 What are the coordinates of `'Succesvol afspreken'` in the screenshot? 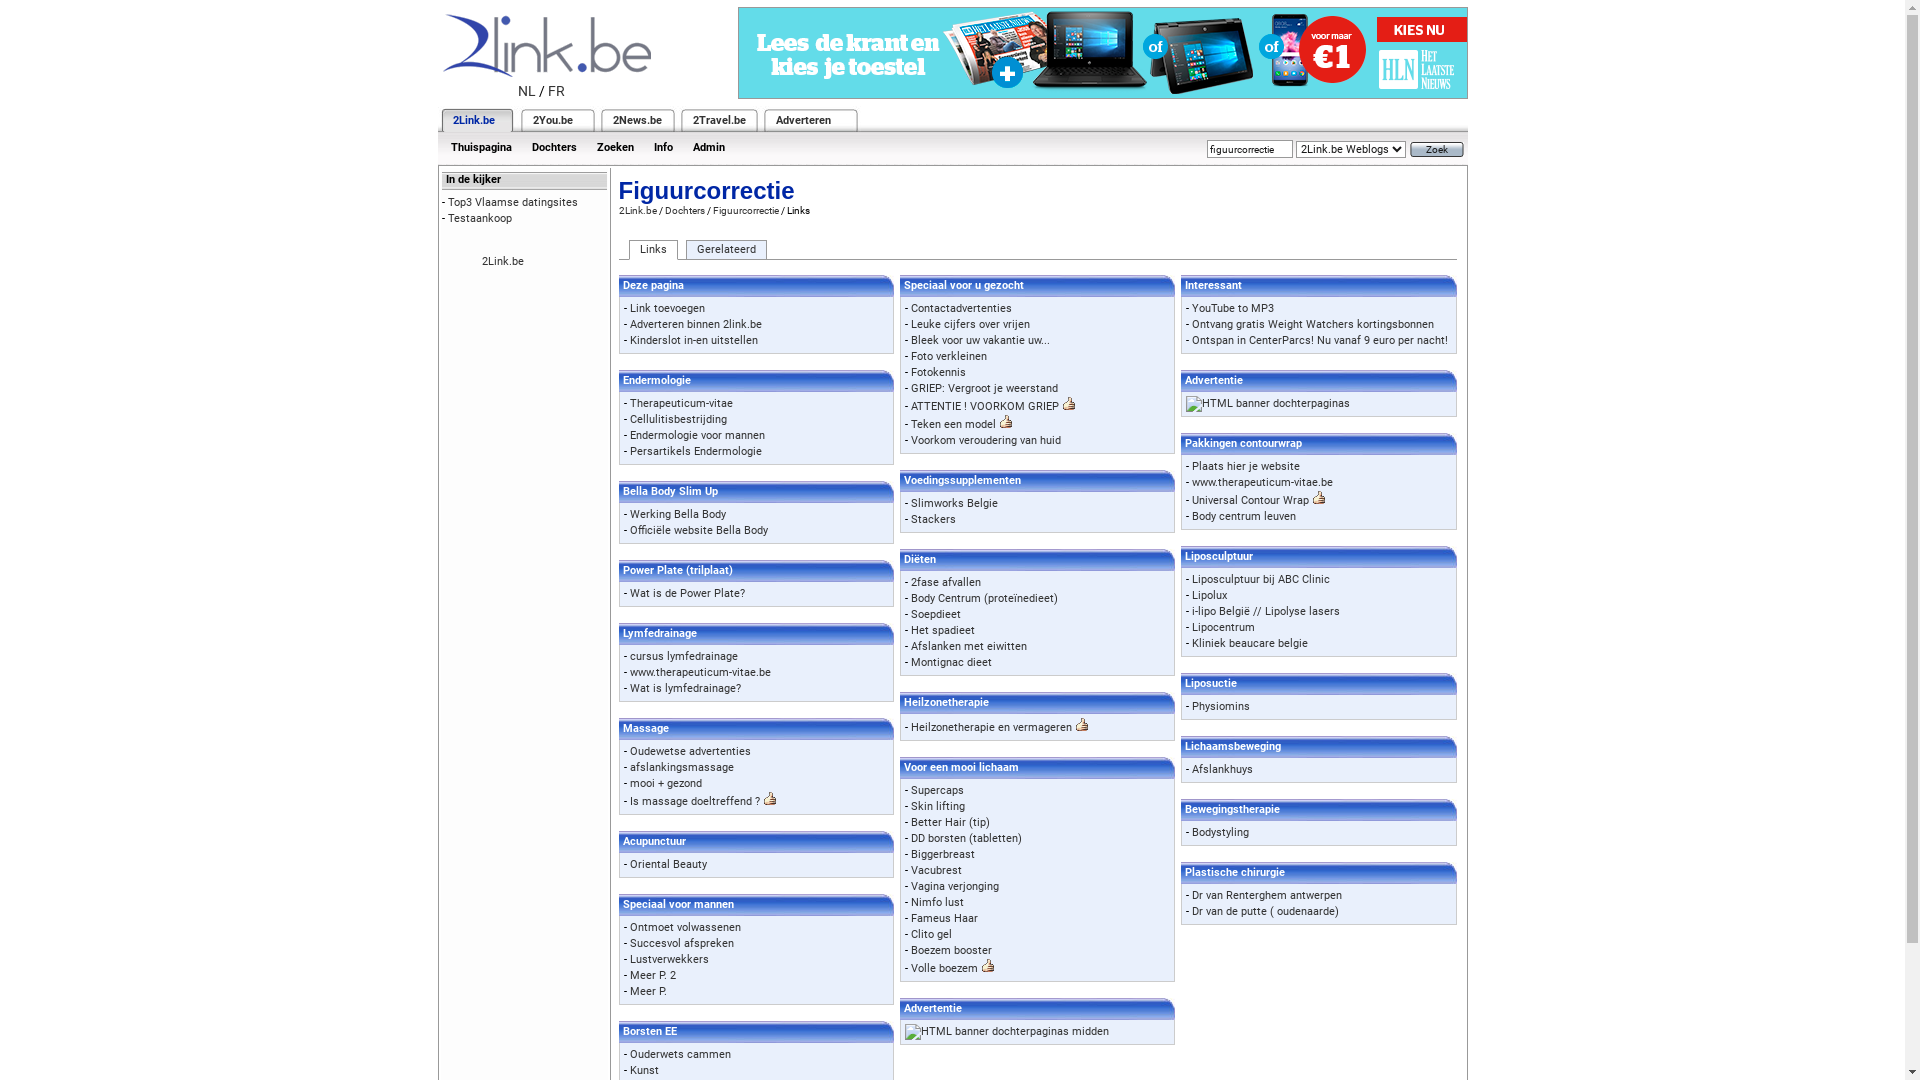 It's located at (681, 943).